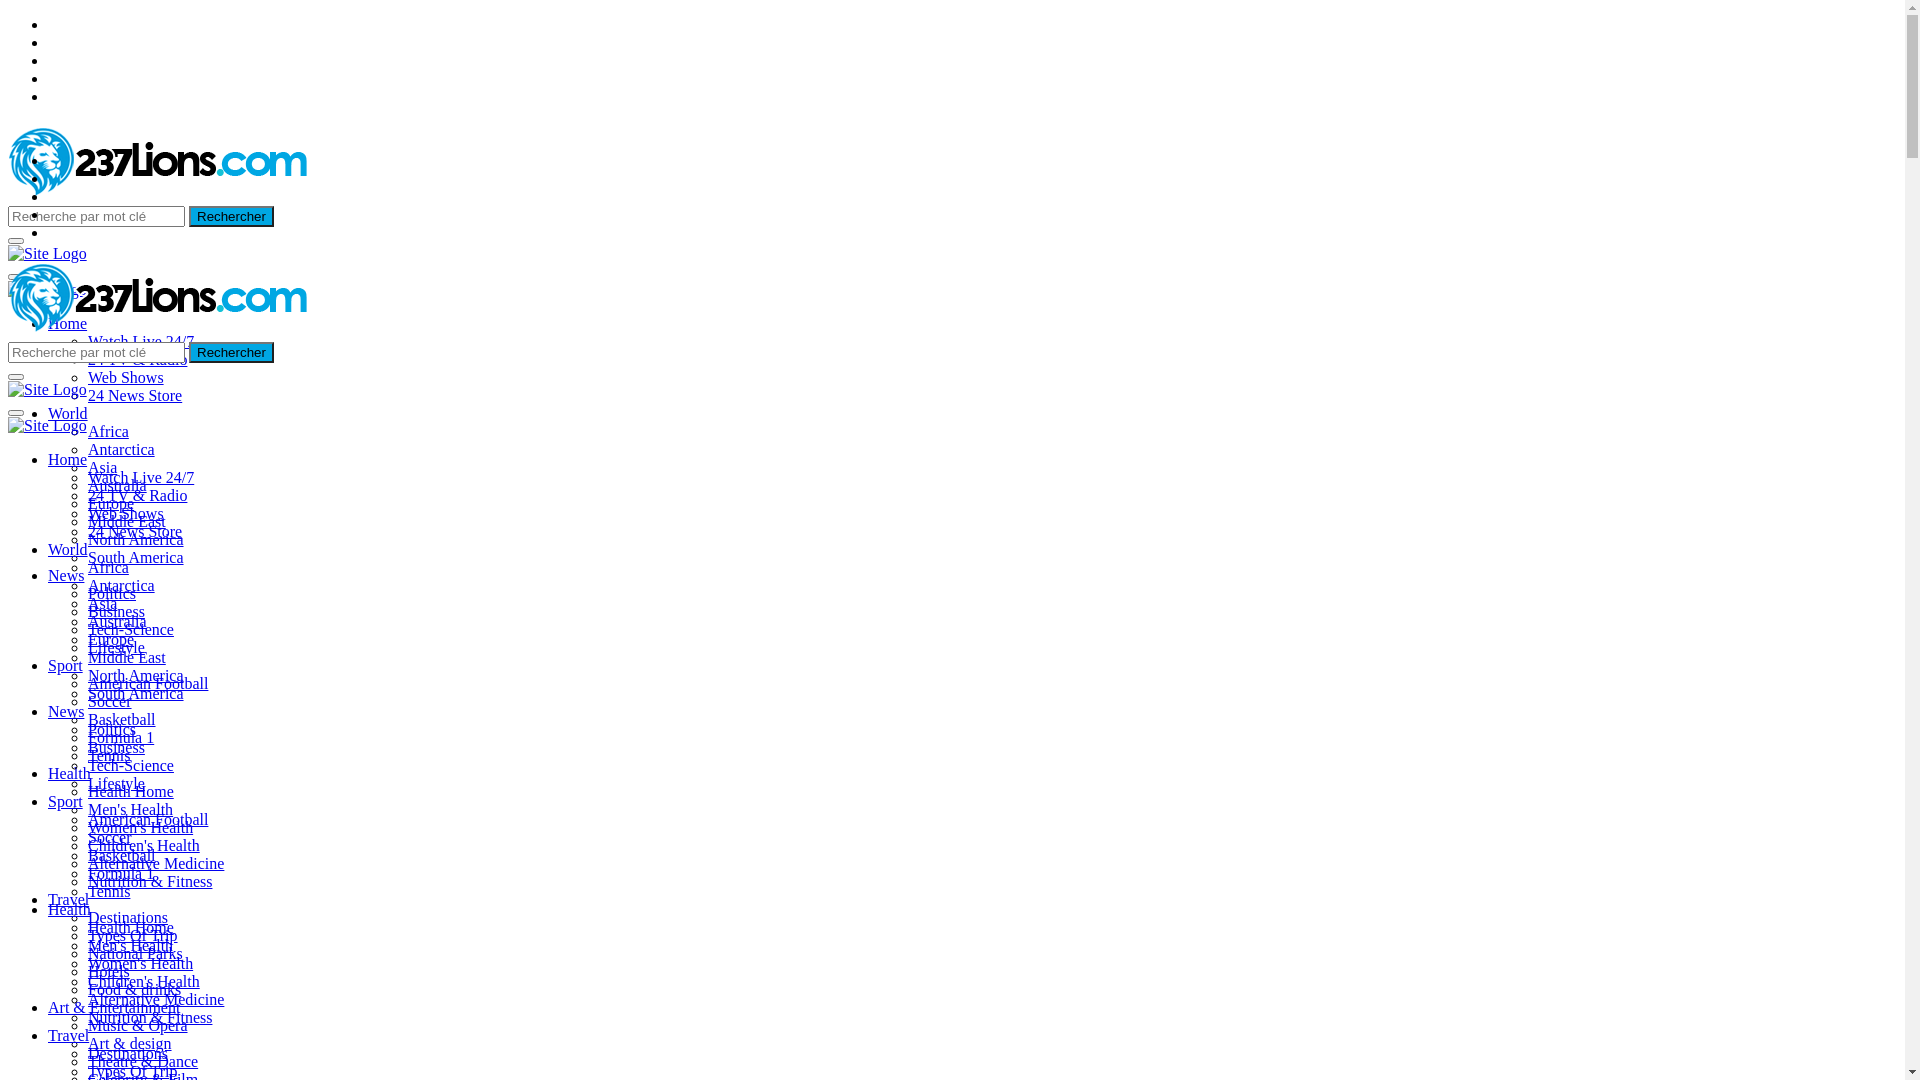 The width and height of the screenshot is (1920, 1080). Describe the element at coordinates (110, 729) in the screenshot. I see `'Politics'` at that location.